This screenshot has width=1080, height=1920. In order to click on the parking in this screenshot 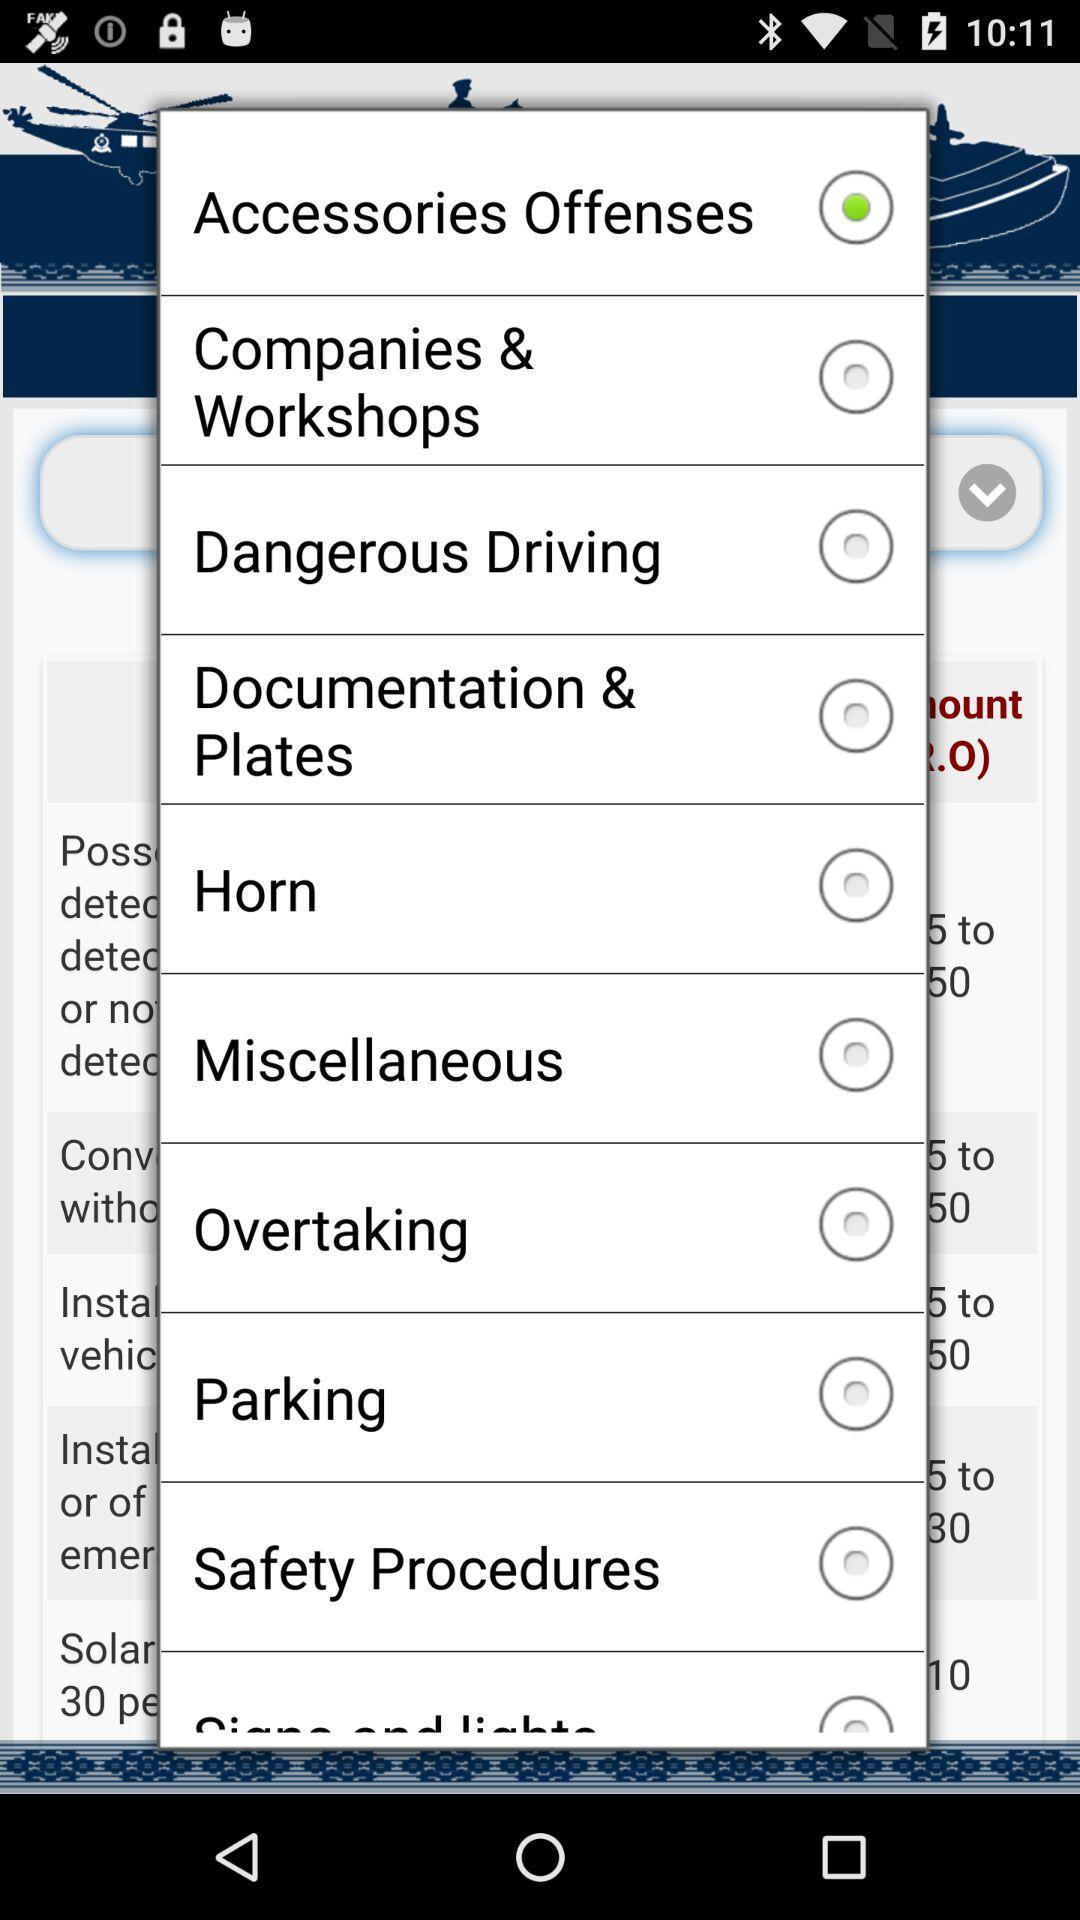, I will do `click(542, 1396)`.